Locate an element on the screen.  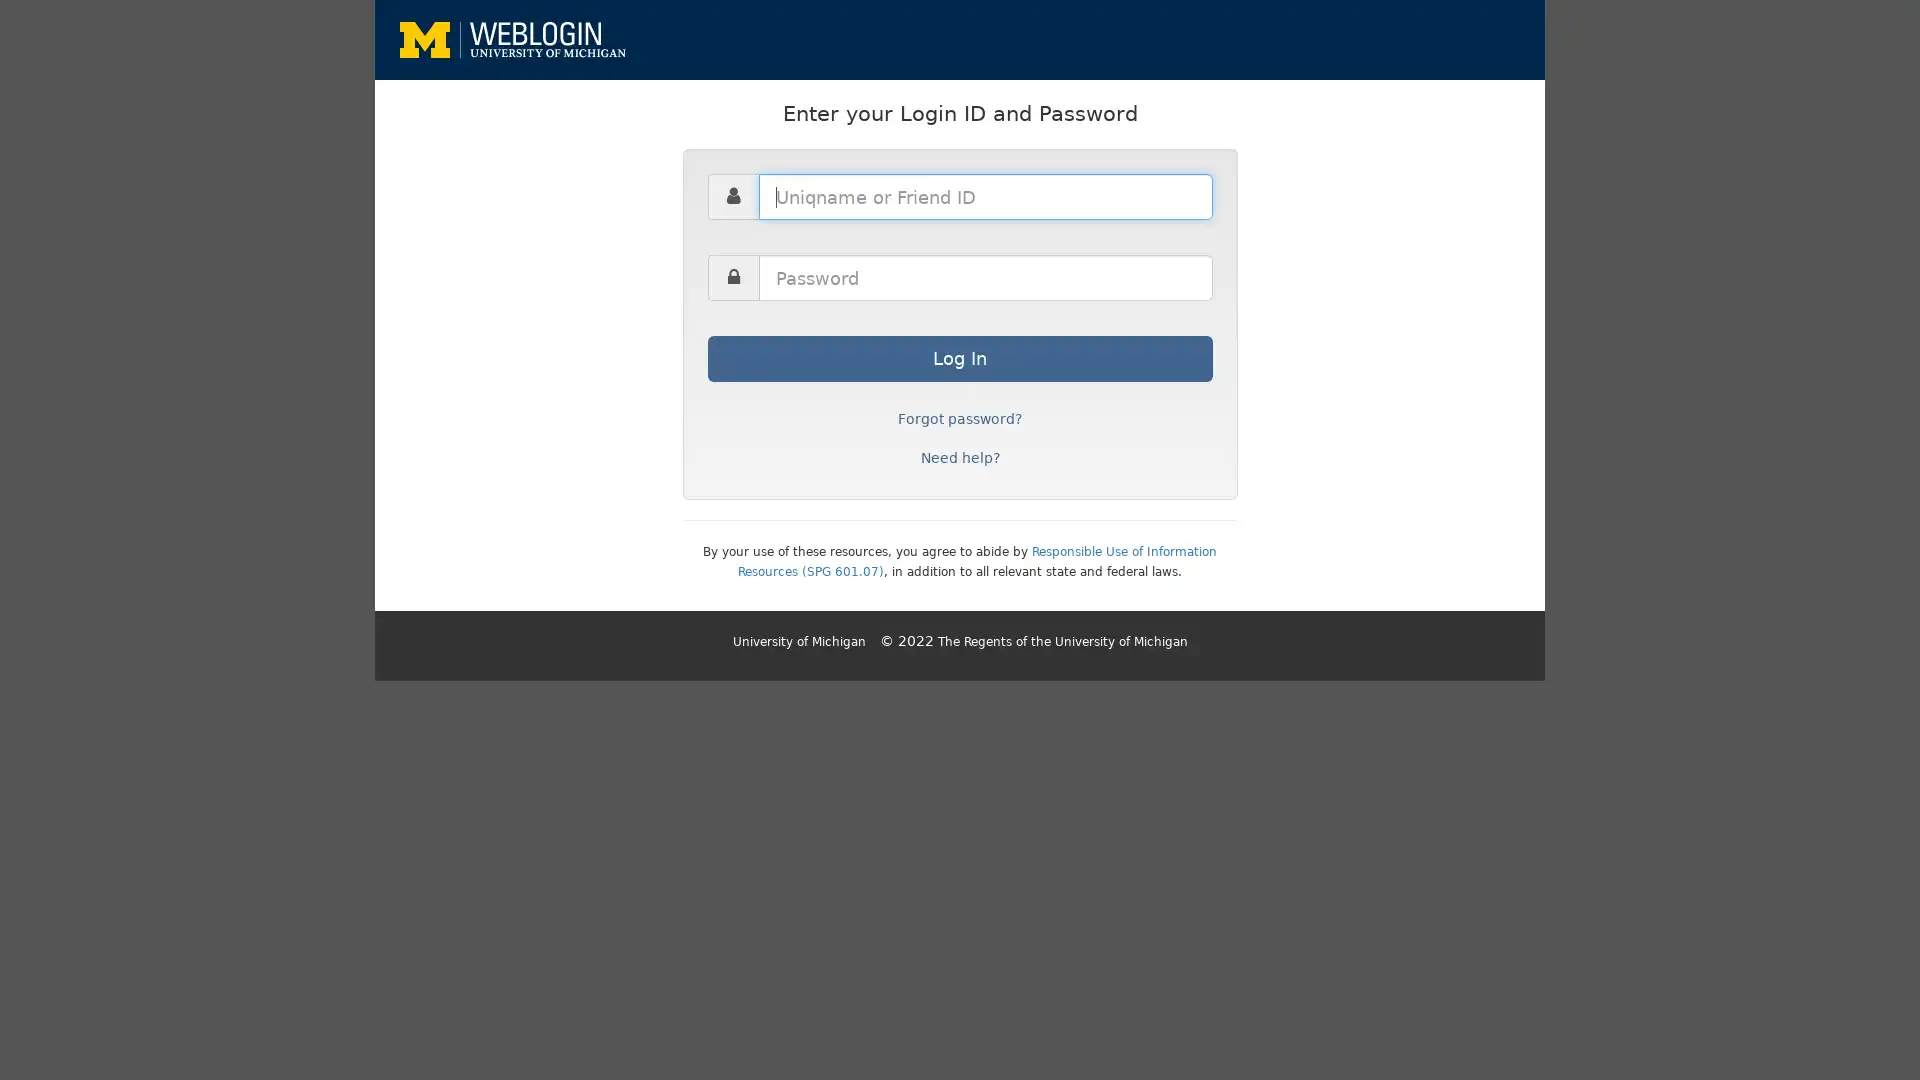
Log In is located at coordinates (958, 357).